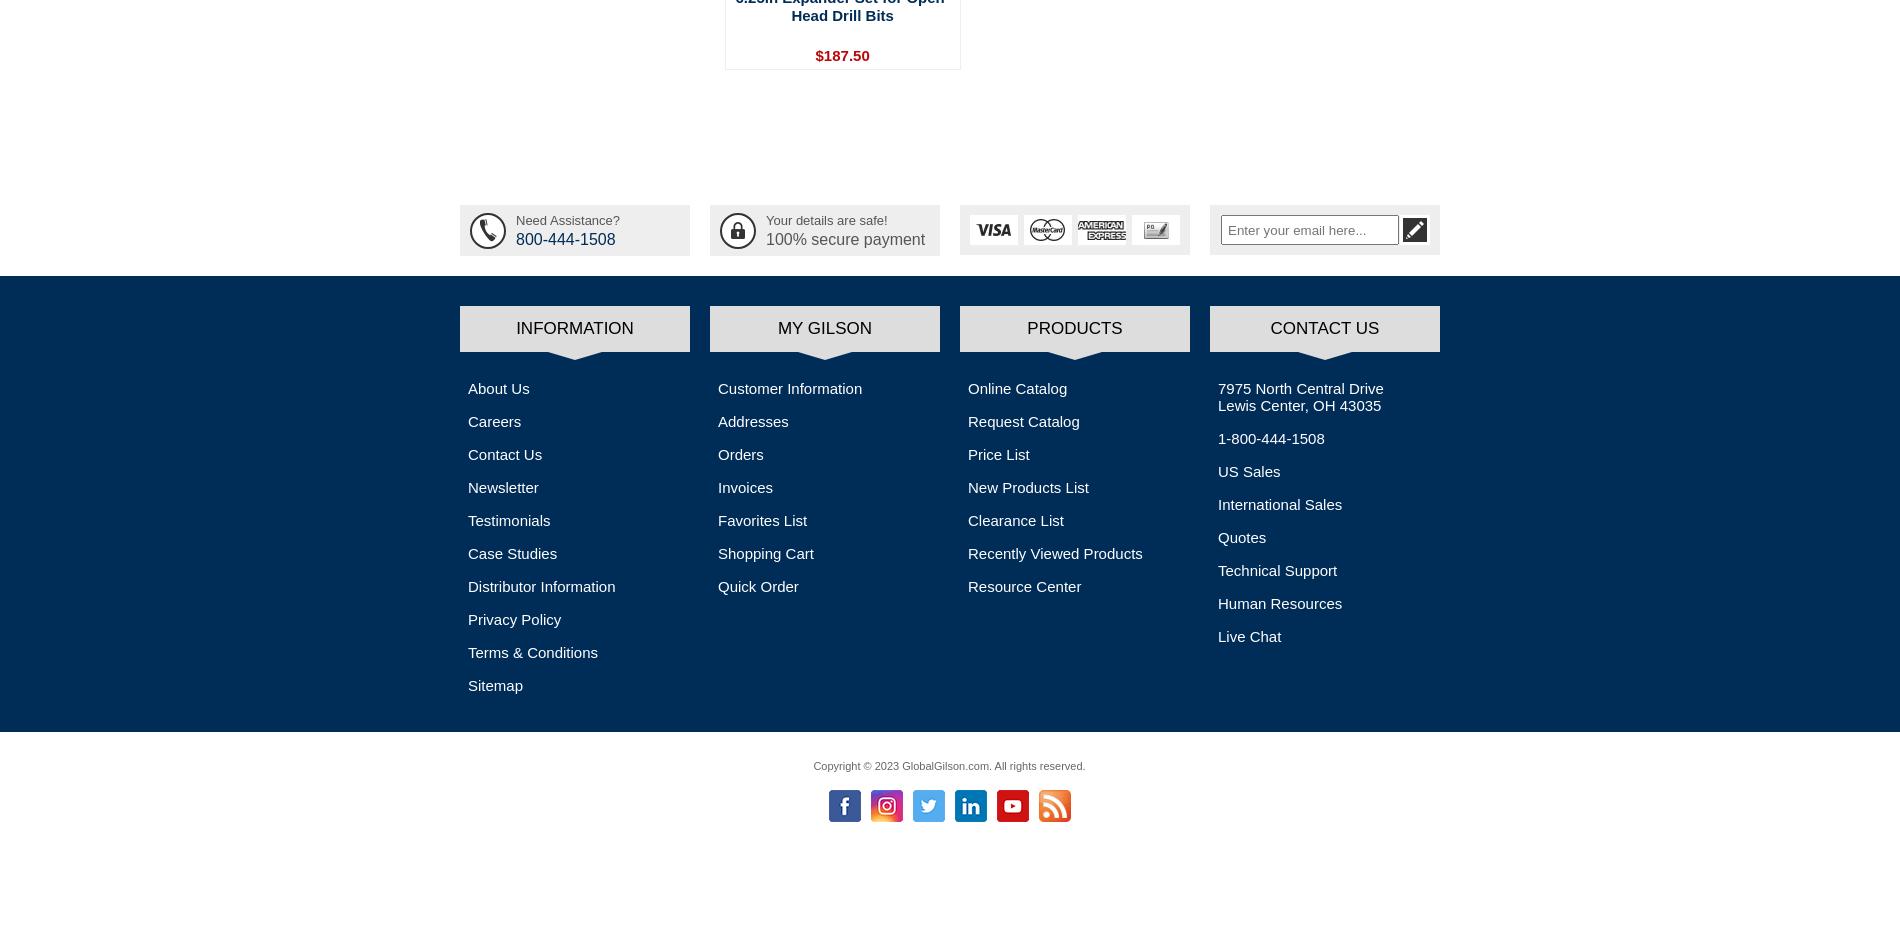  Describe the element at coordinates (565, 235) in the screenshot. I see `'800-444-1508'` at that location.